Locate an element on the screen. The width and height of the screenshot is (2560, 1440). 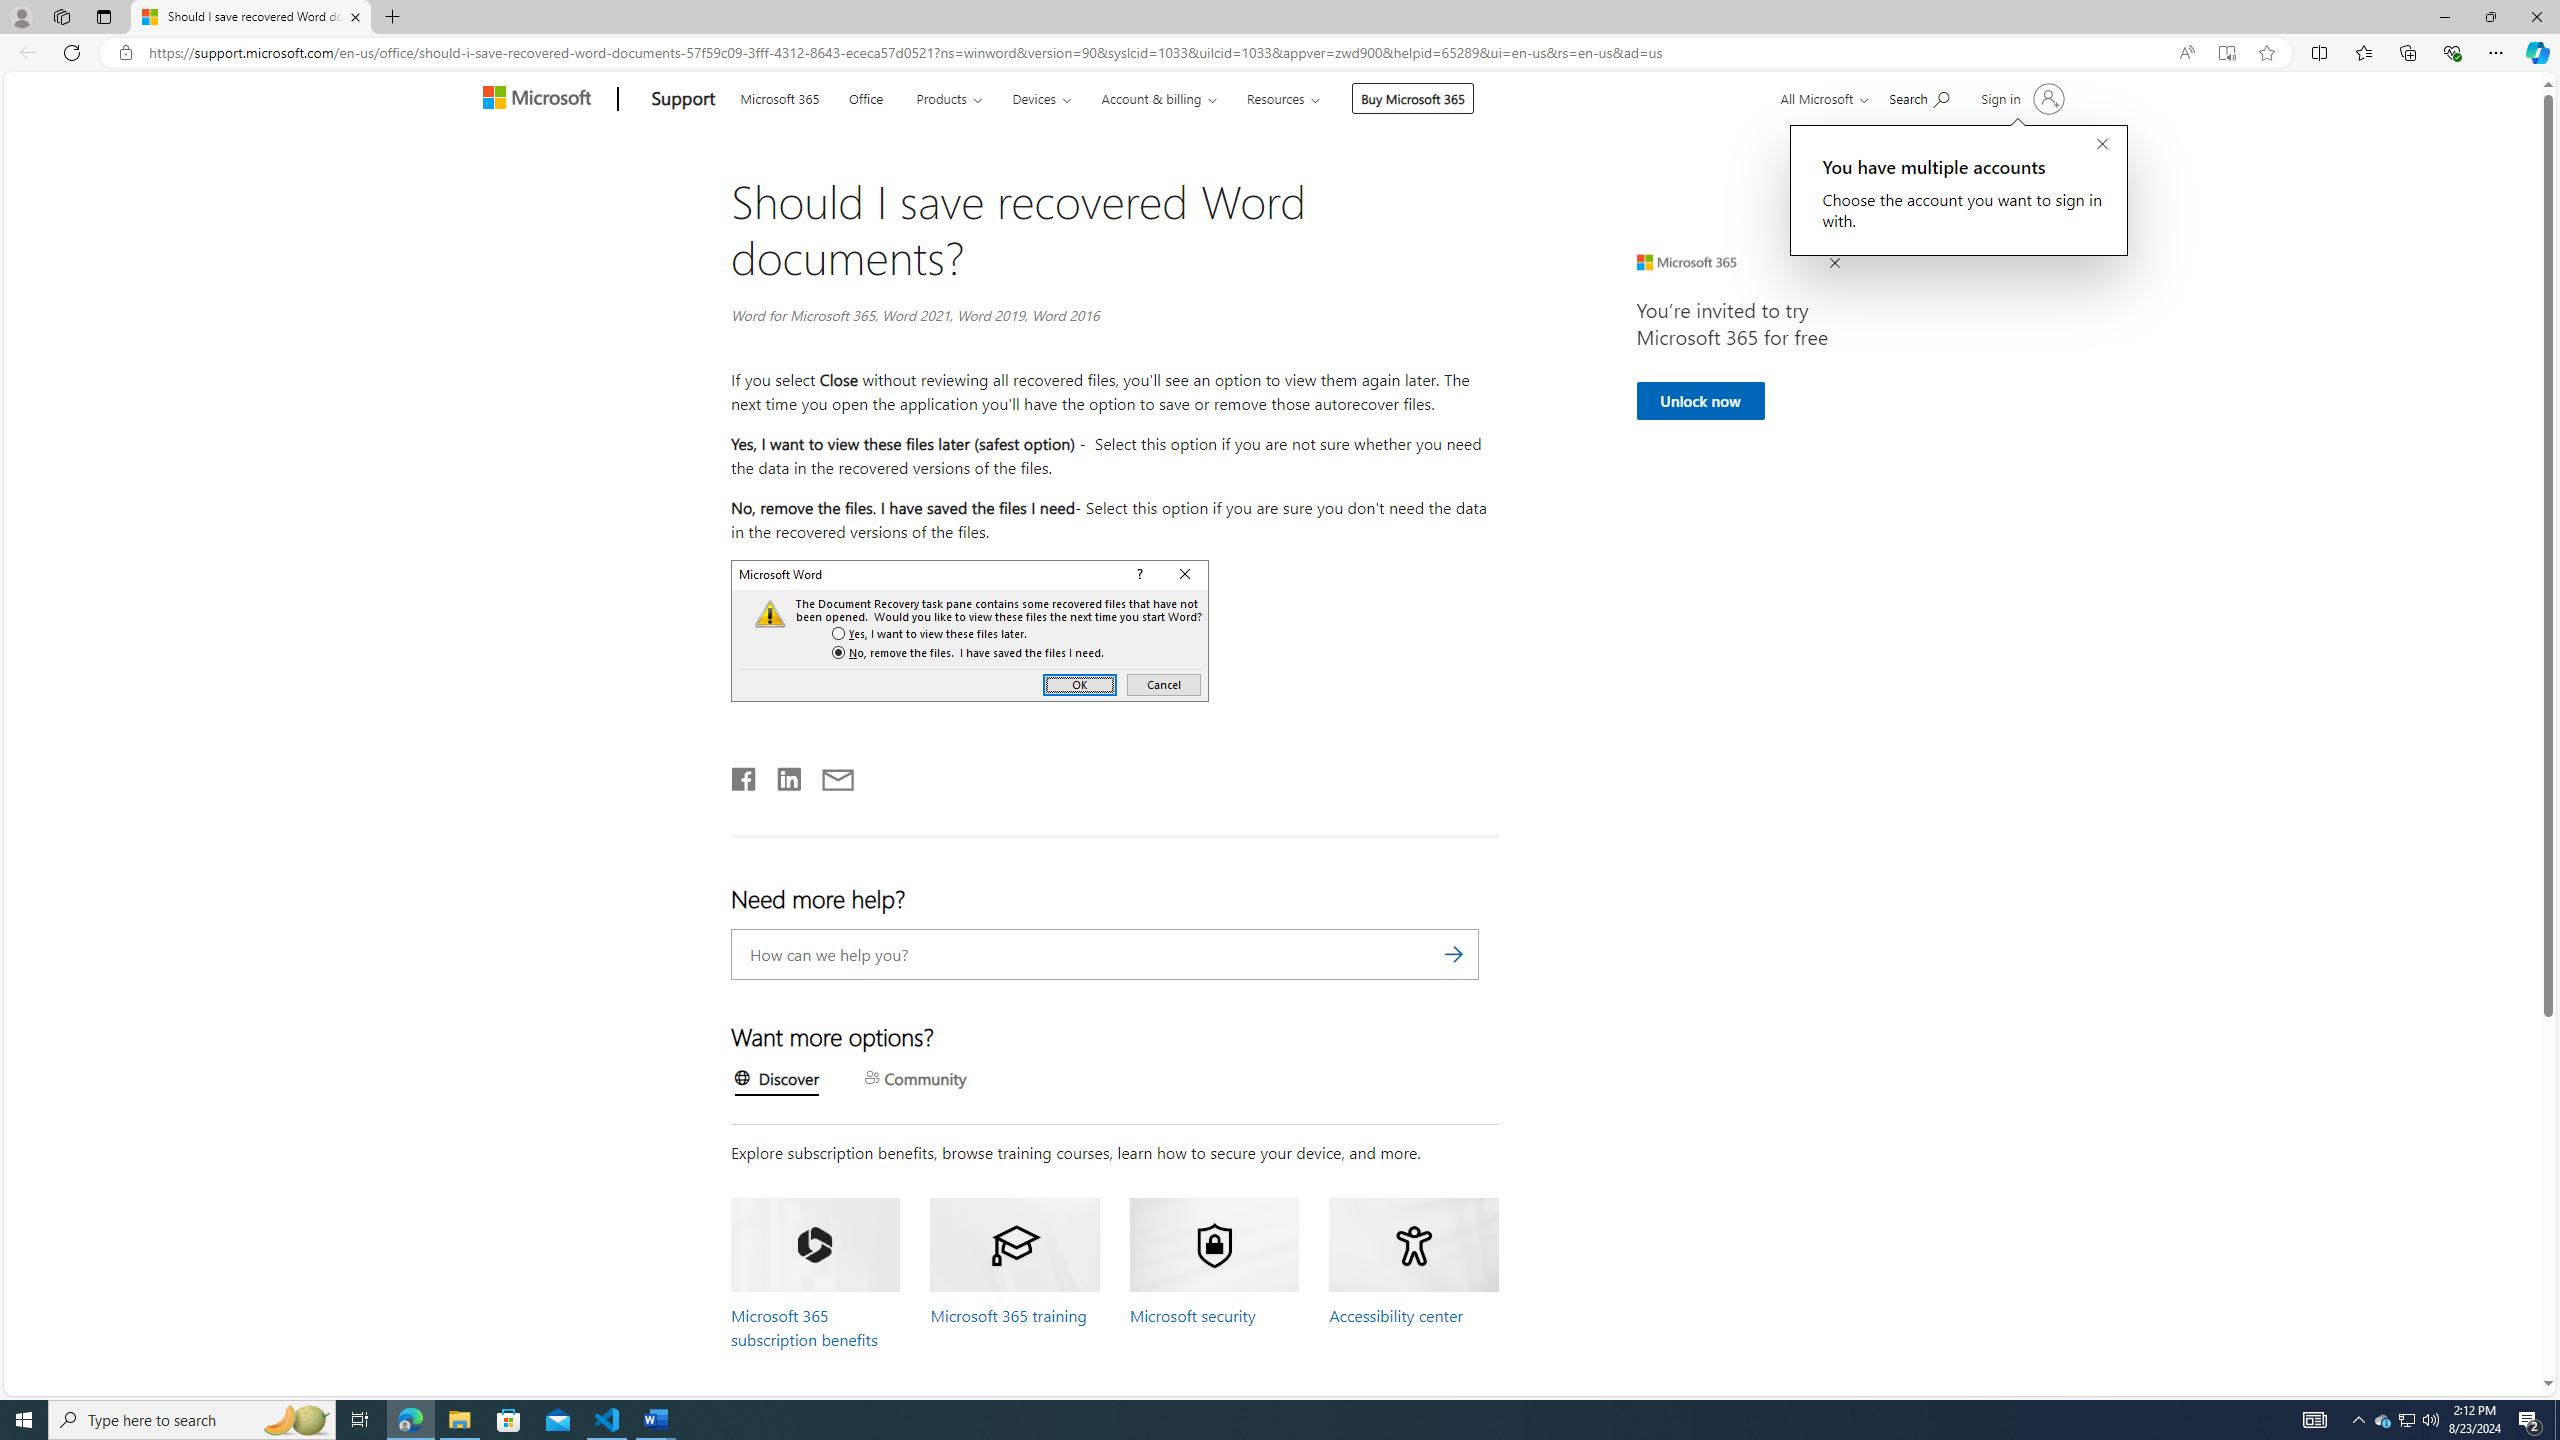
'Enter Immersive Reader (F9)' is located at coordinates (2226, 53).